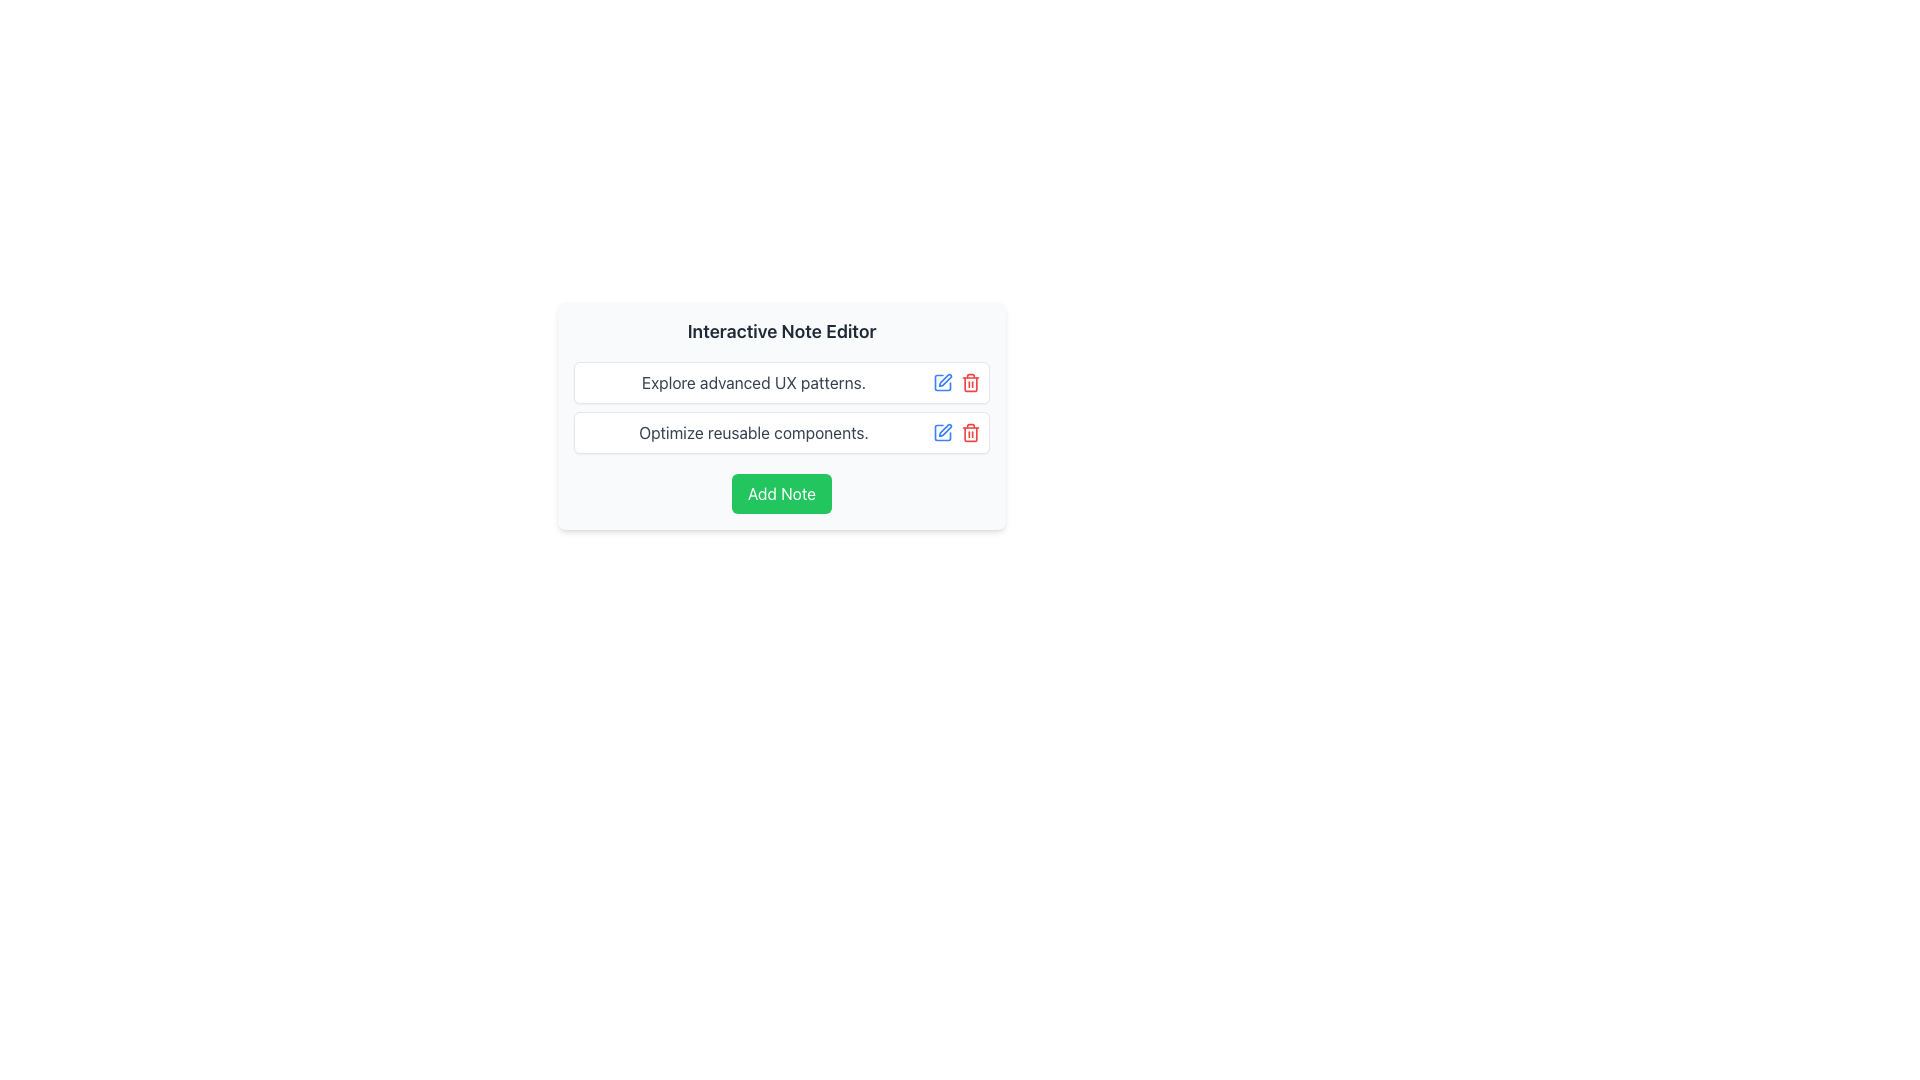 Image resolution: width=1920 pixels, height=1080 pixels. Describe the element at coordinates (941, 431) in the screenshot. I see `the edit button located at the end of the second row labeled 'Optimize reusable components'` at that location.